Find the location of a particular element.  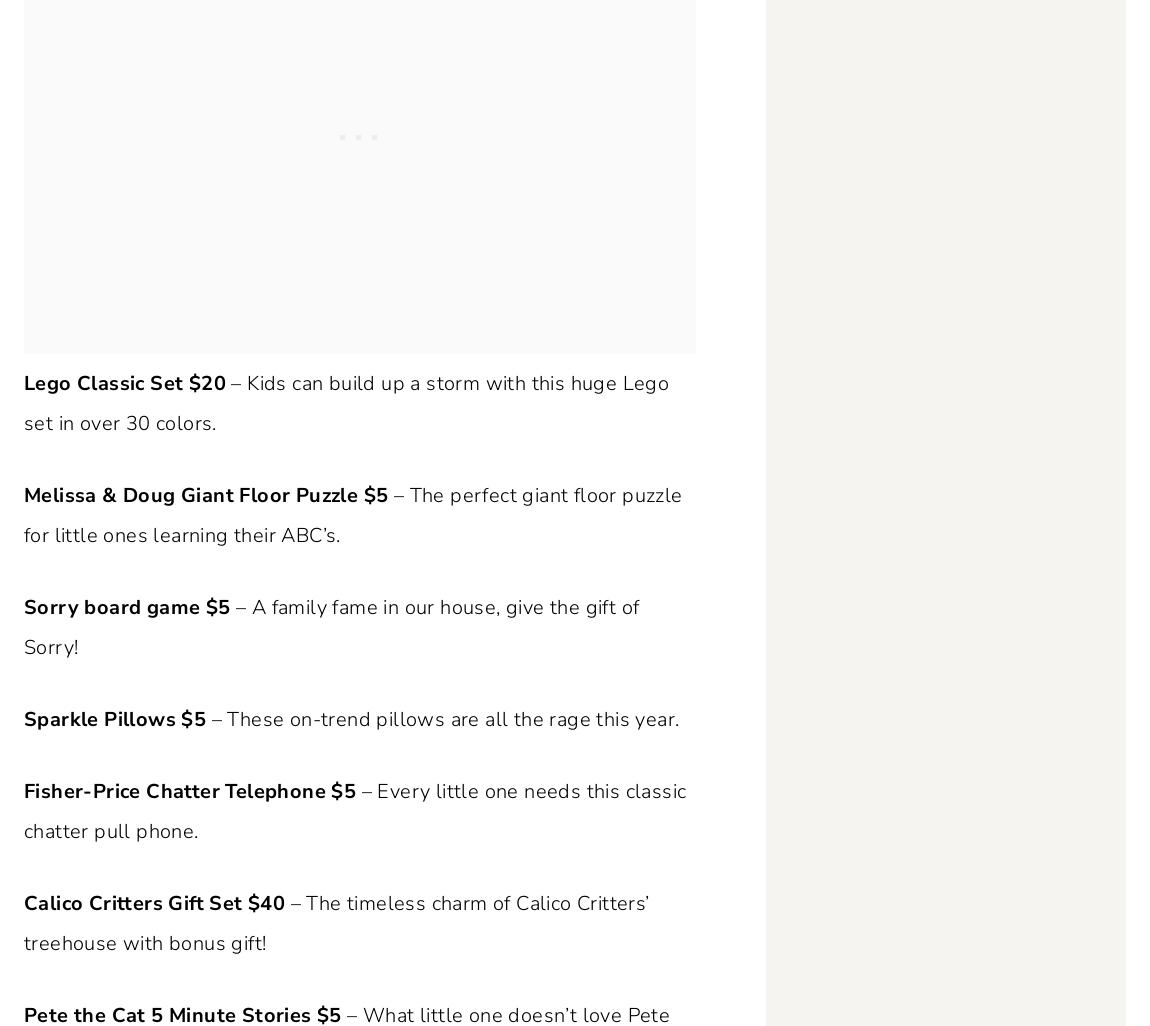

'Fisher-Price Chatter Telephone $5' is located at coordinates (188, 790).